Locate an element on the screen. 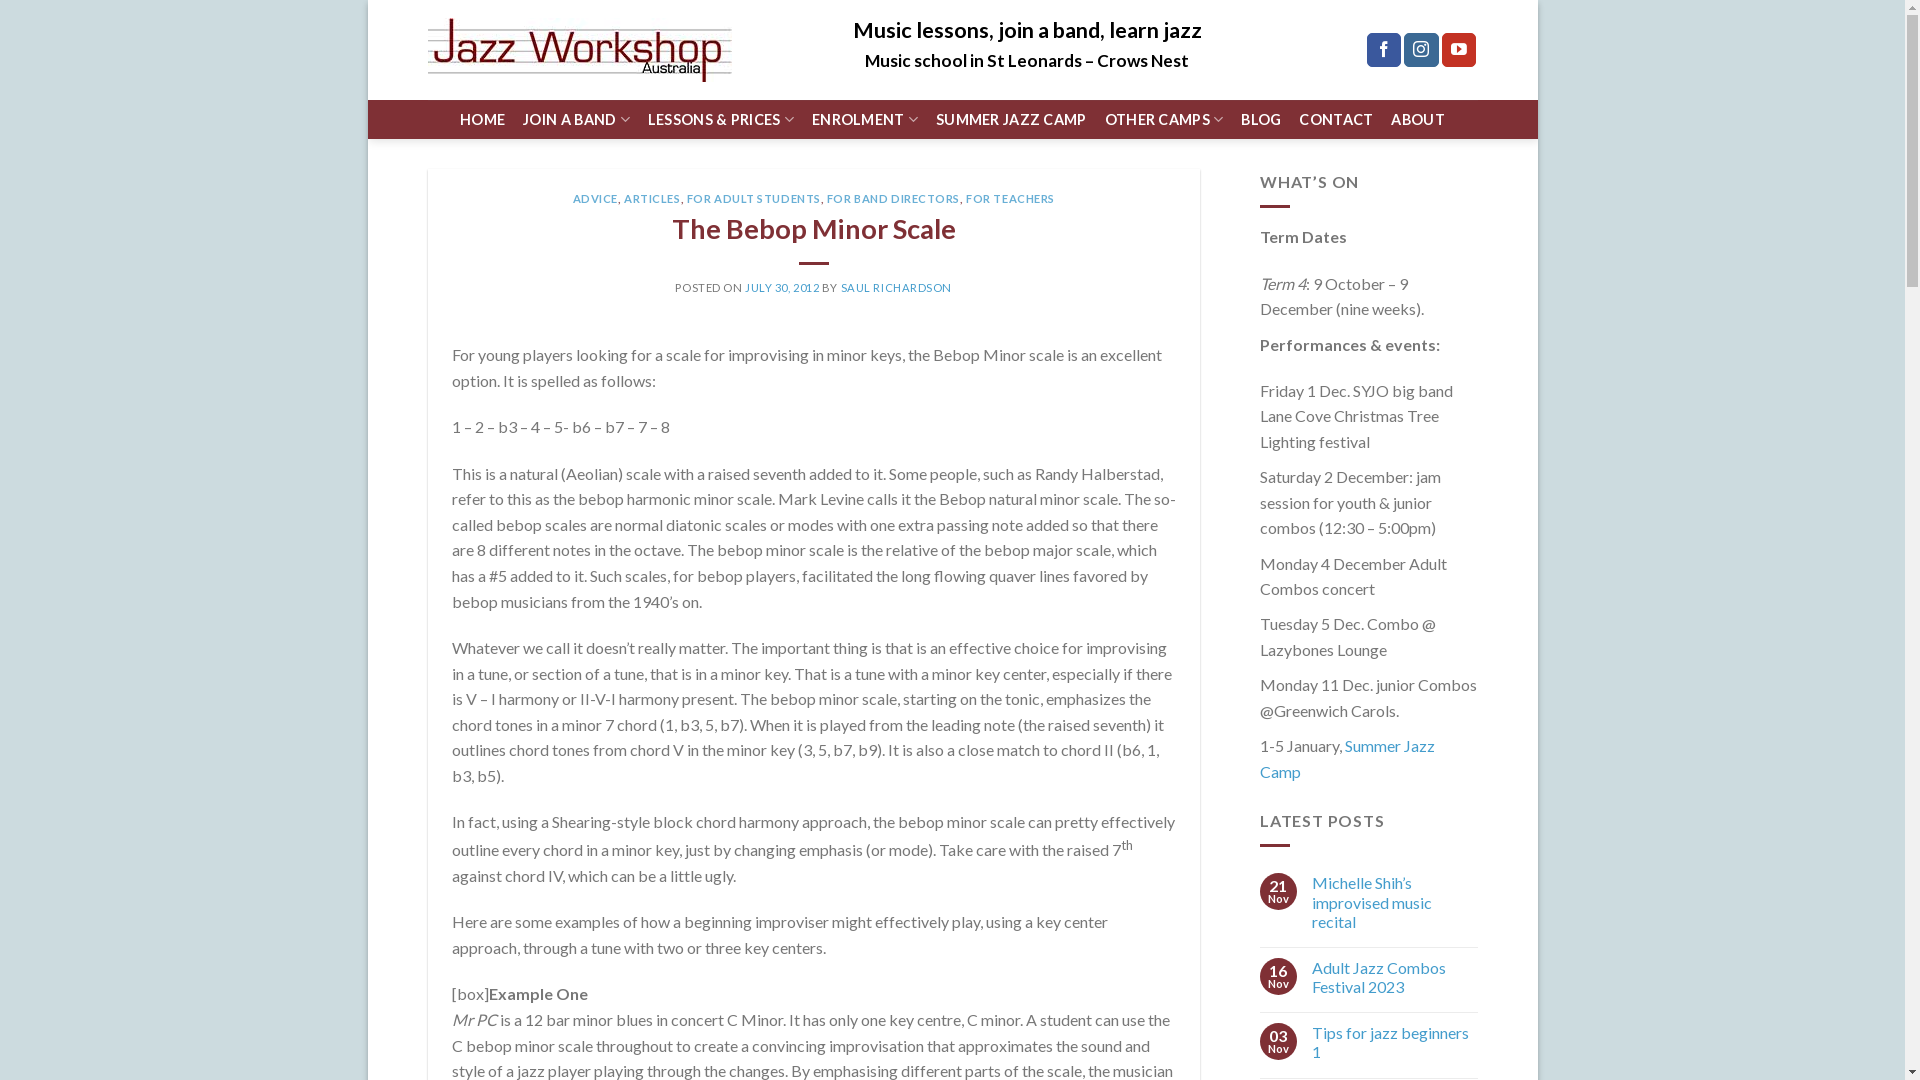 Image resolution: width=1920 pixels, height=1080 pixels. 'ABOUT' is located at coordinates (1416, 119).